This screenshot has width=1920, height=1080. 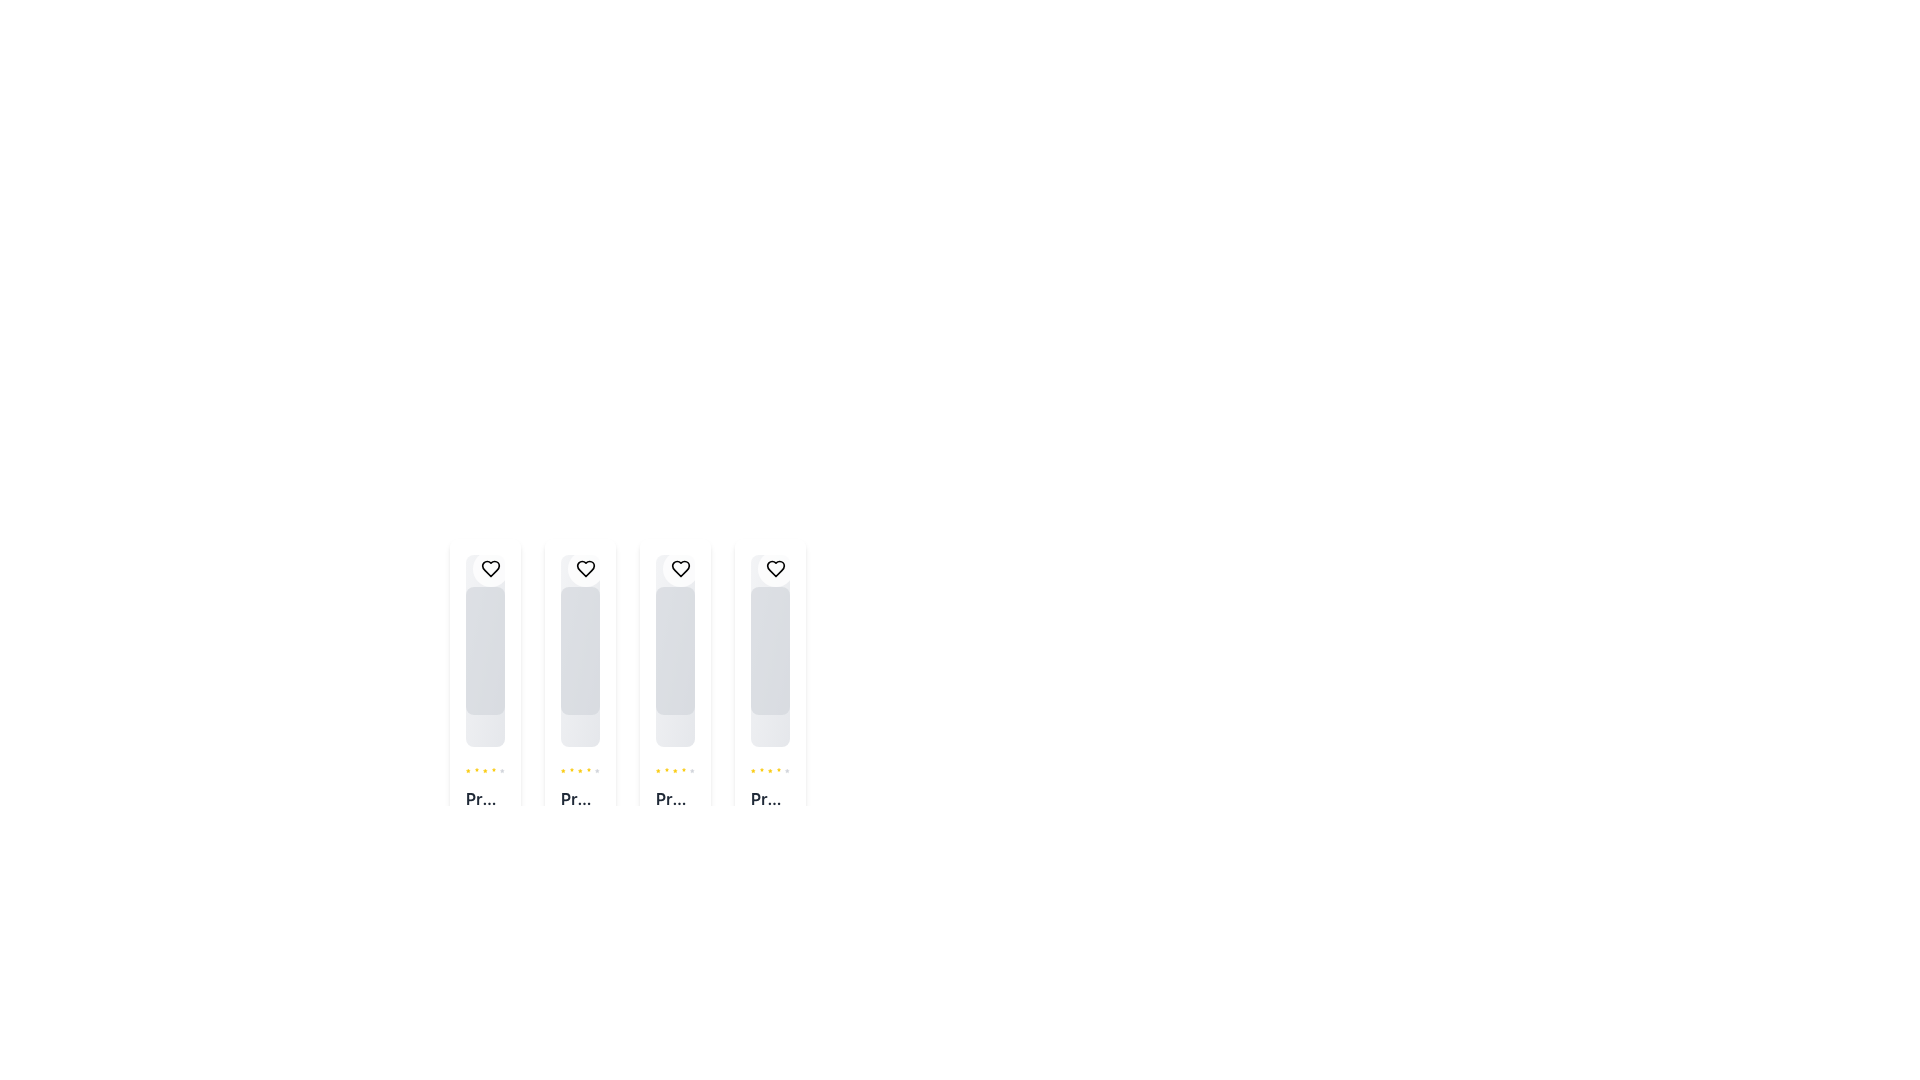 I want to click on the heart-shaped icon button with a thin black outline, located in the top-center area of the third item card, to mark it as a favorite, so click(x=681, y=569).